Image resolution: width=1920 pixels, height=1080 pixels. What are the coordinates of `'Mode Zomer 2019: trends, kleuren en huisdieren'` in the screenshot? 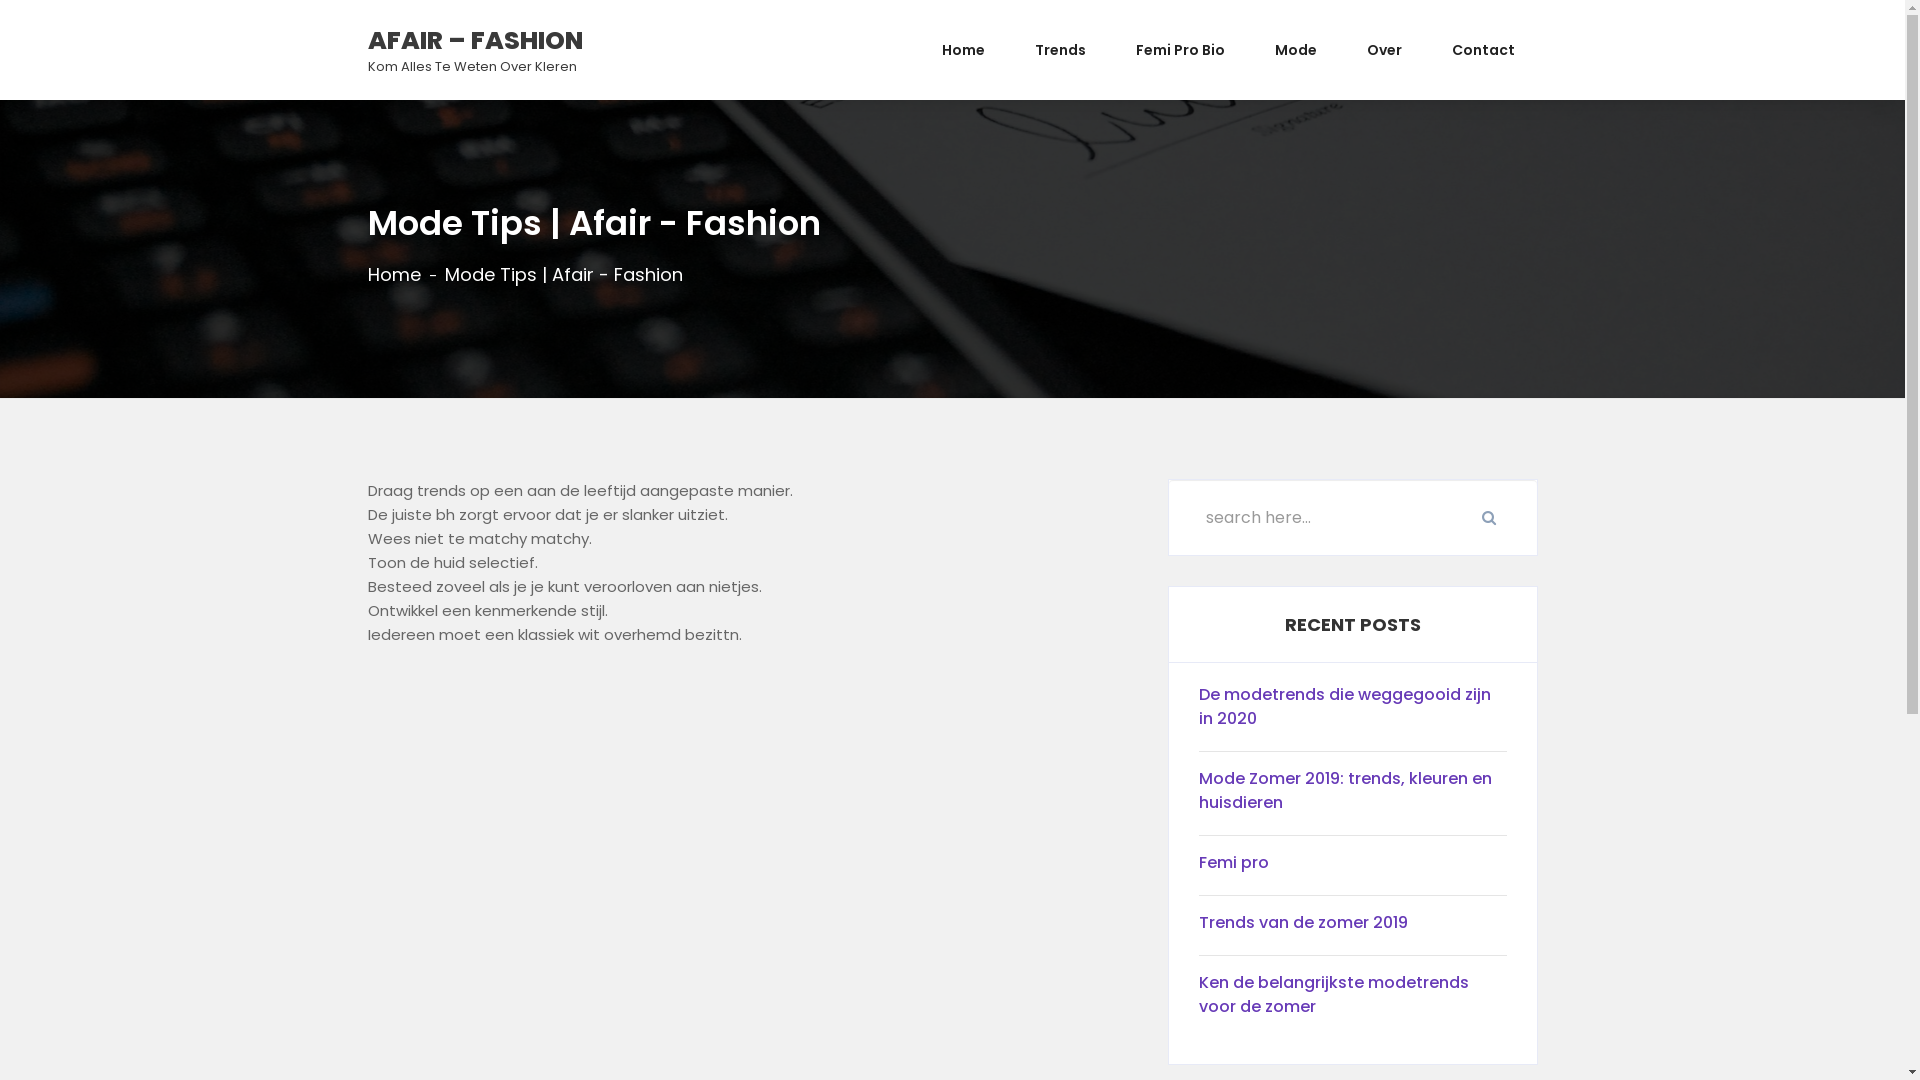 It's located at (1352, 794).